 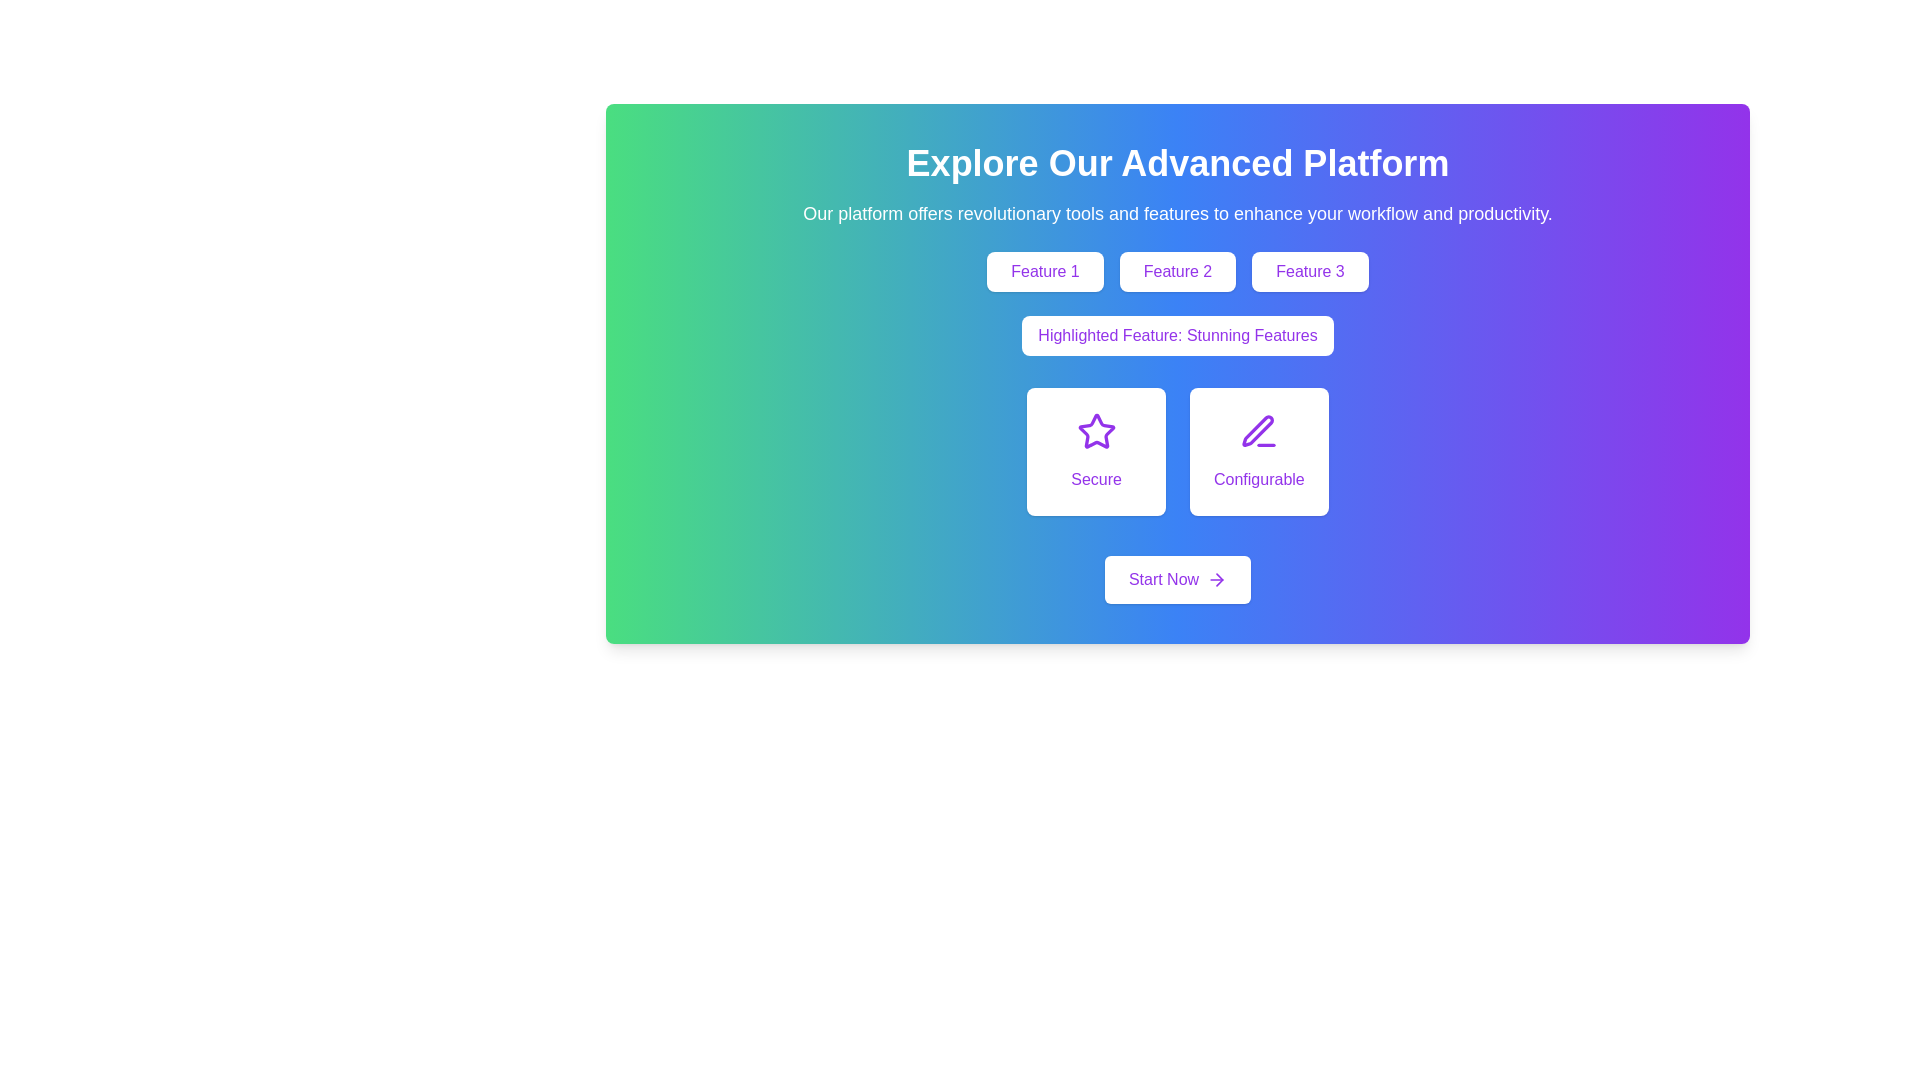 What do you see at coordinates (1095, 451) in the screenshot?
I see `the 'Secure' card element, which is the first item in a two-column grid layout under the 'Explore Our Advanced Platform' header` at bounding box center [1095, 451].